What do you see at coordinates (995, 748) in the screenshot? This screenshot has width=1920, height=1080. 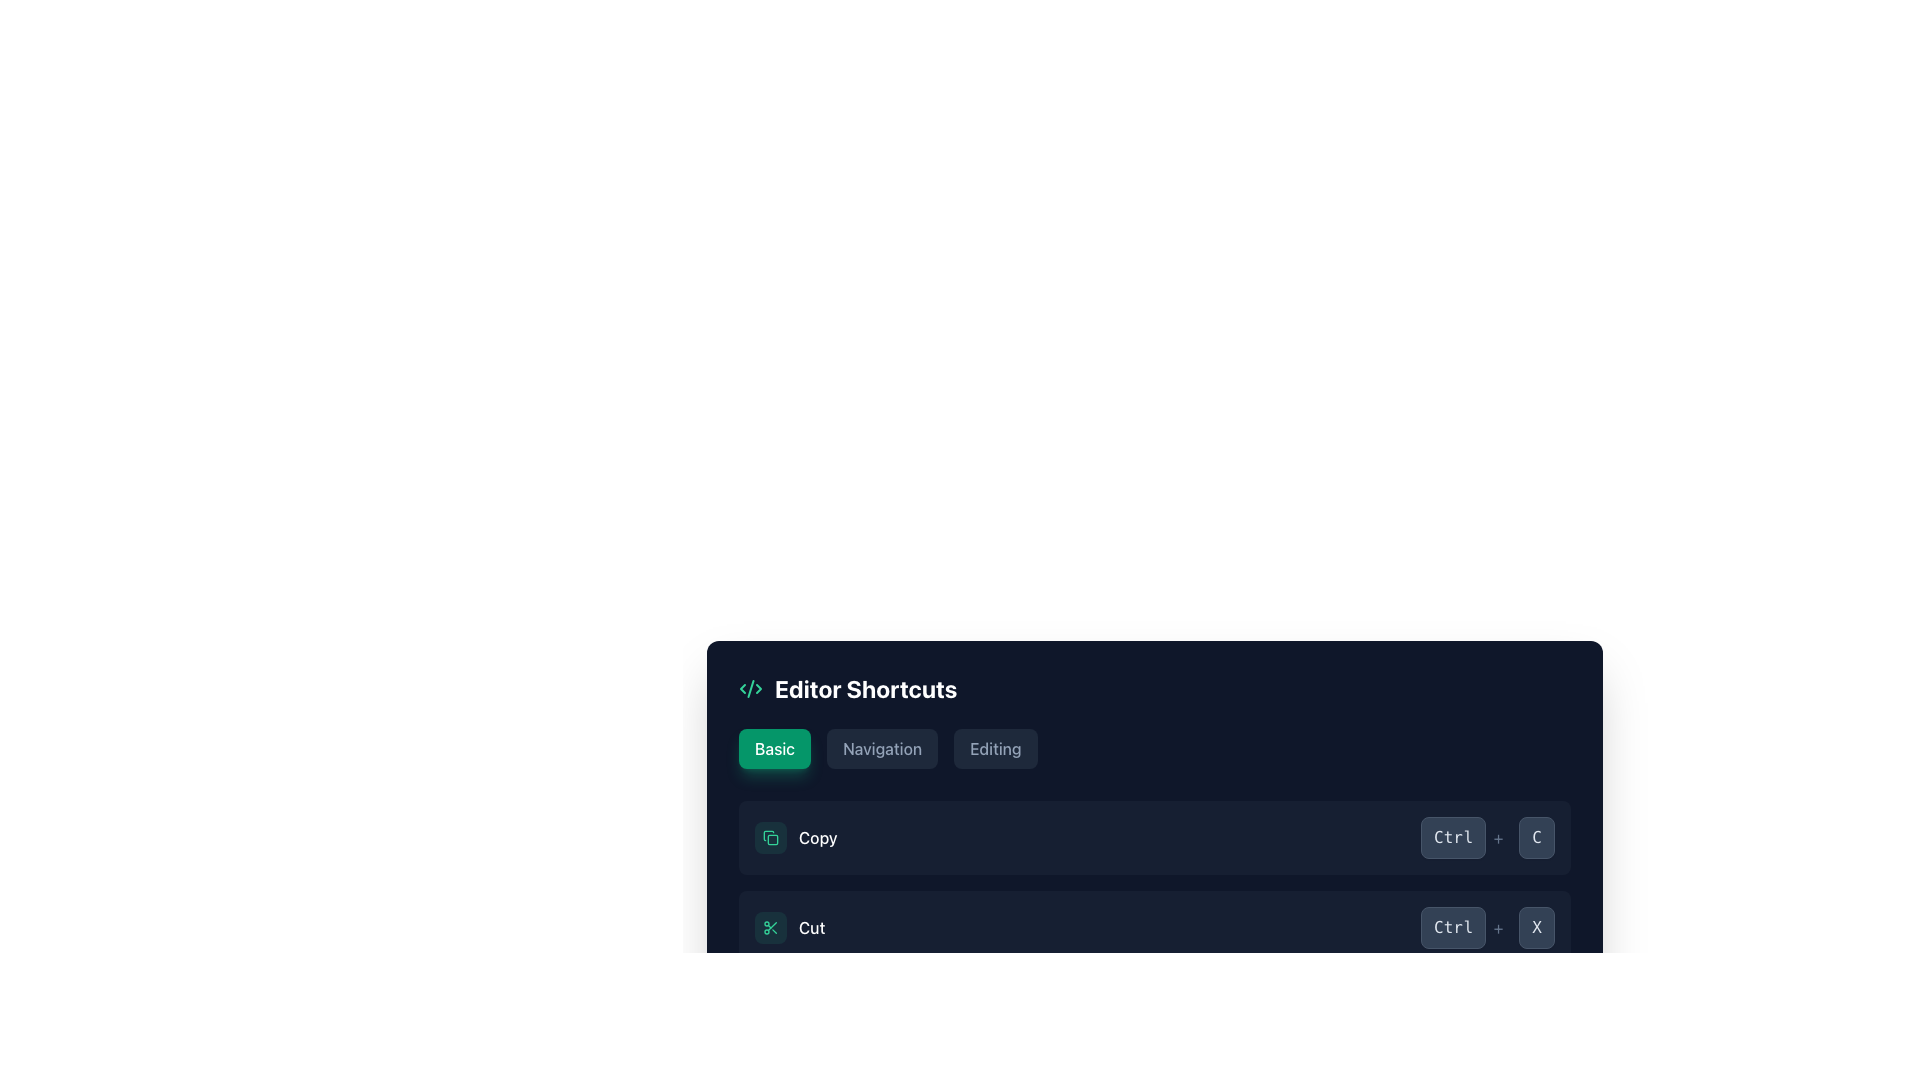 I see `the content of the Text Label indicating the 'Editing' category of shortcuts, which is centered within its rectangular button in the upper section of the interface` at bounding box center [995, 748].